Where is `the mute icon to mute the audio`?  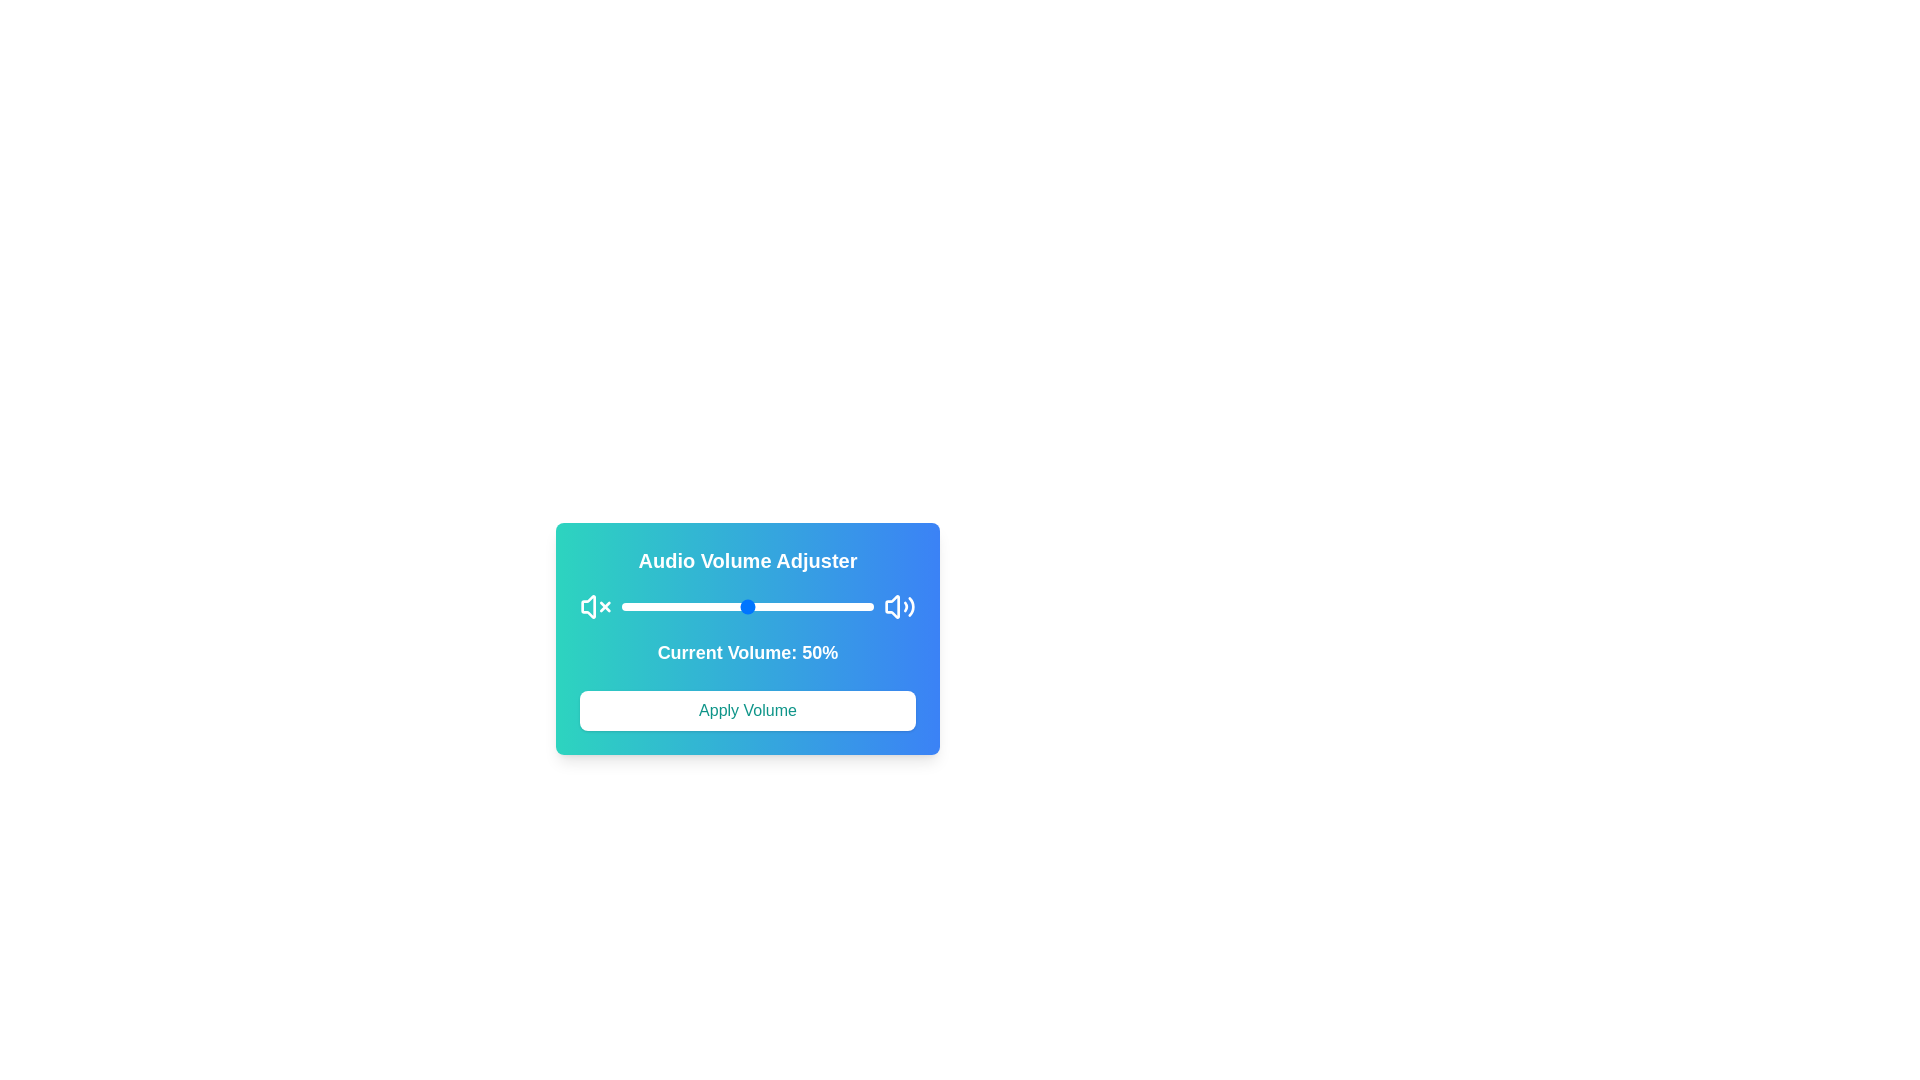
the mute icon to mute the audio is located at coordinates (594, 605).